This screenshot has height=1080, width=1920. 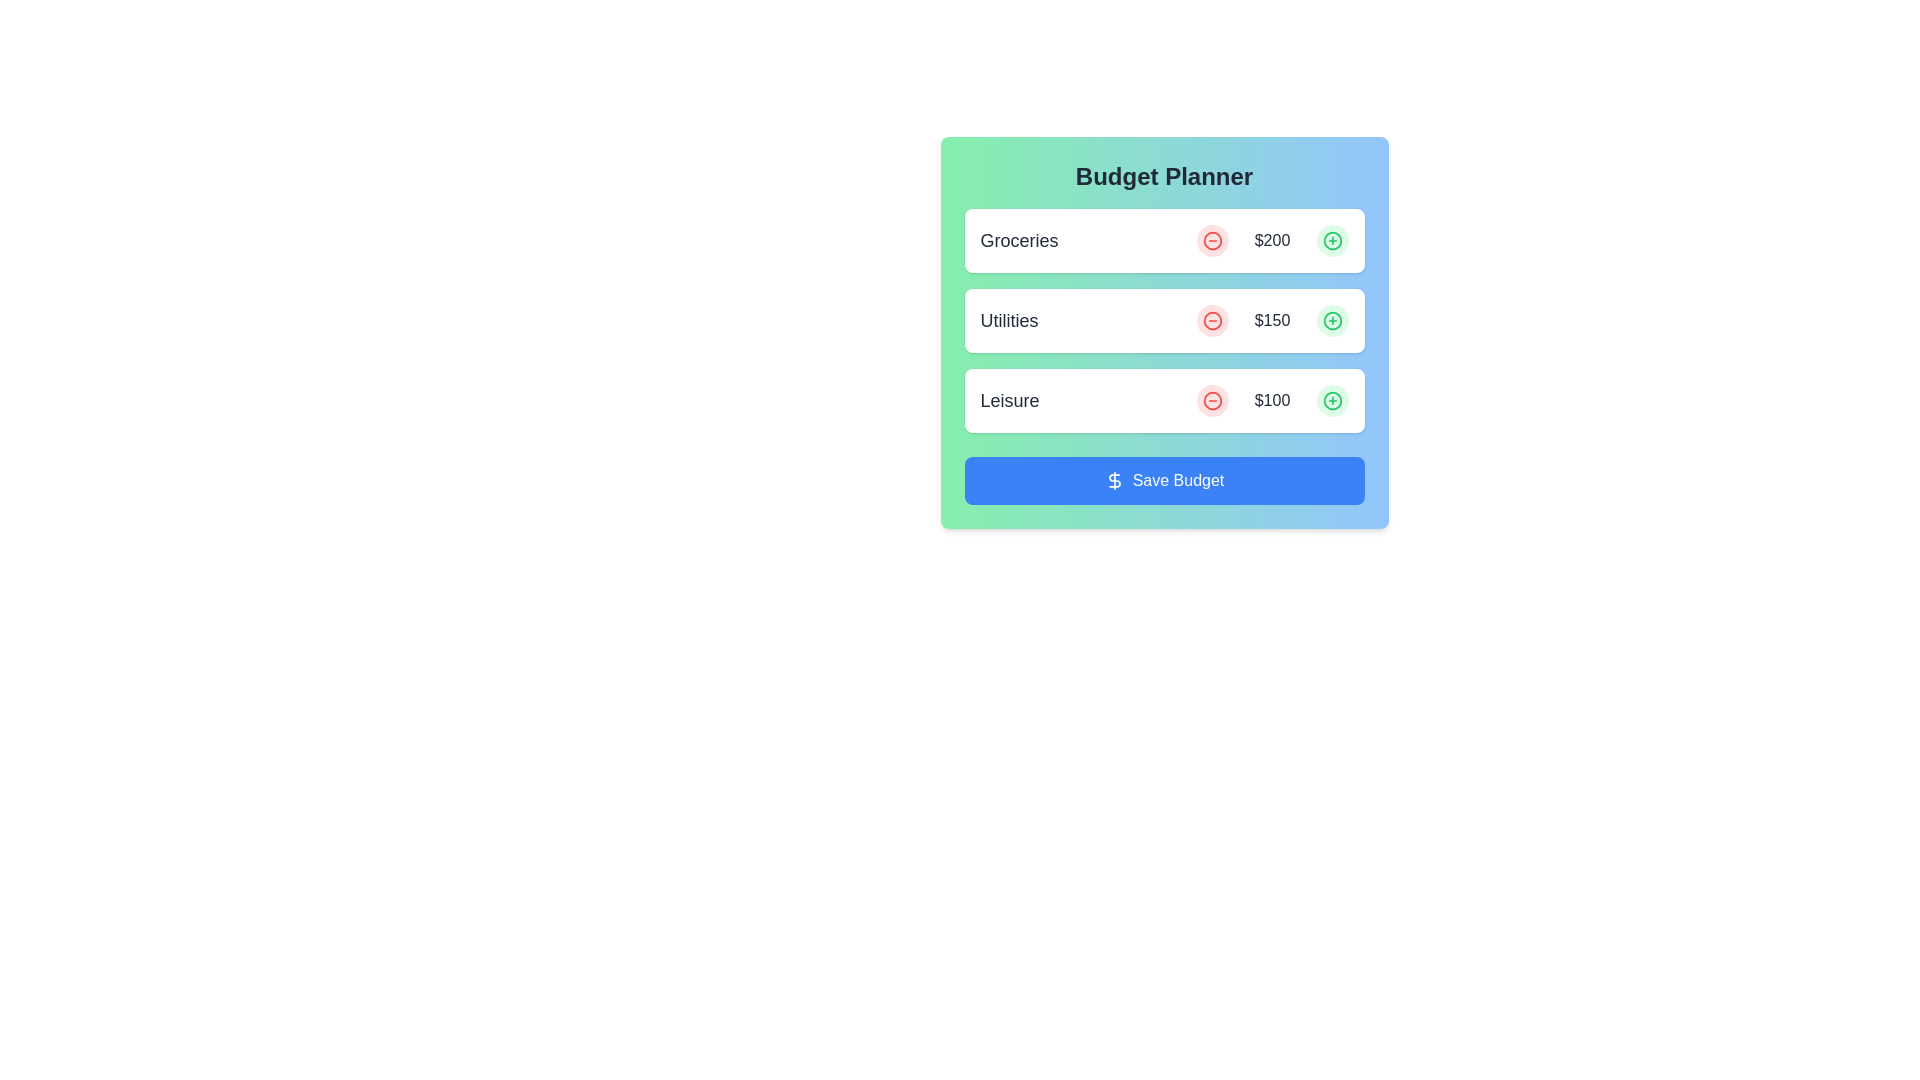 I want to click on the decrement button located to the left of the text '$150' and to the right of the 'Utilities' label in the middle row of the 'Budget Planner' interface to decrease the value, so click(x=1211, y=319).